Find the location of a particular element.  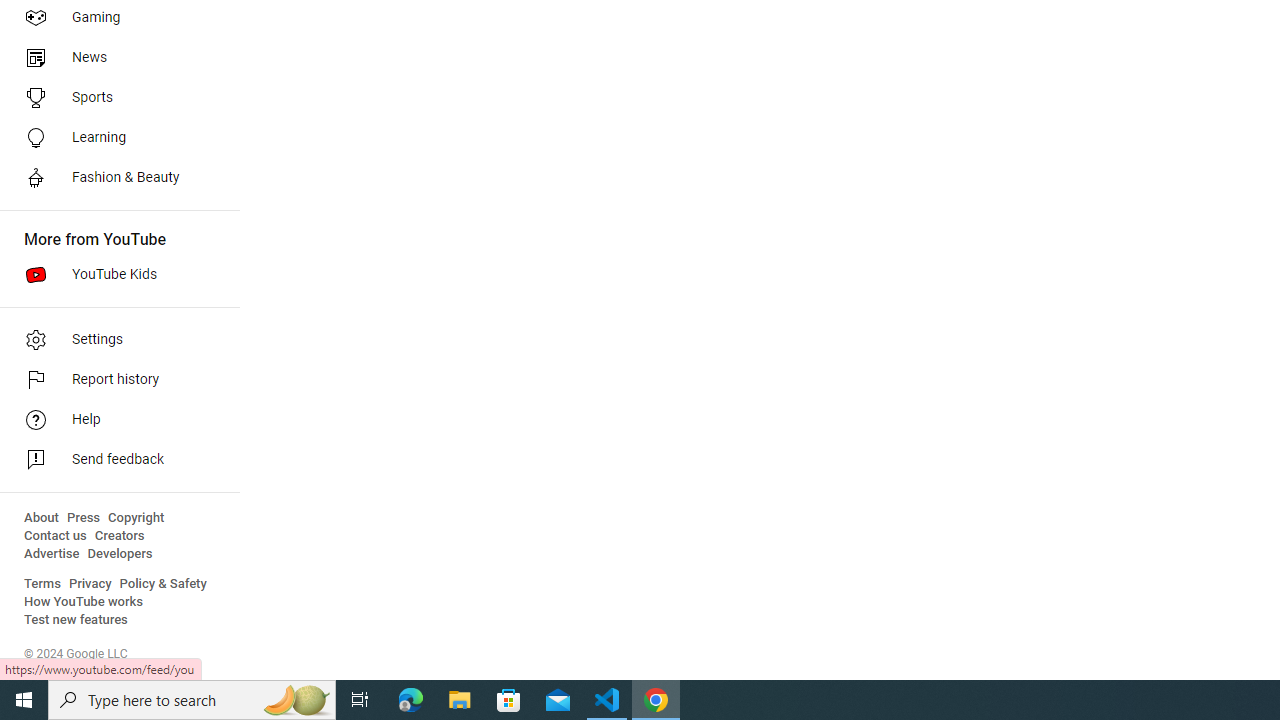

'Test new features' is located at coordinates (76, 619).